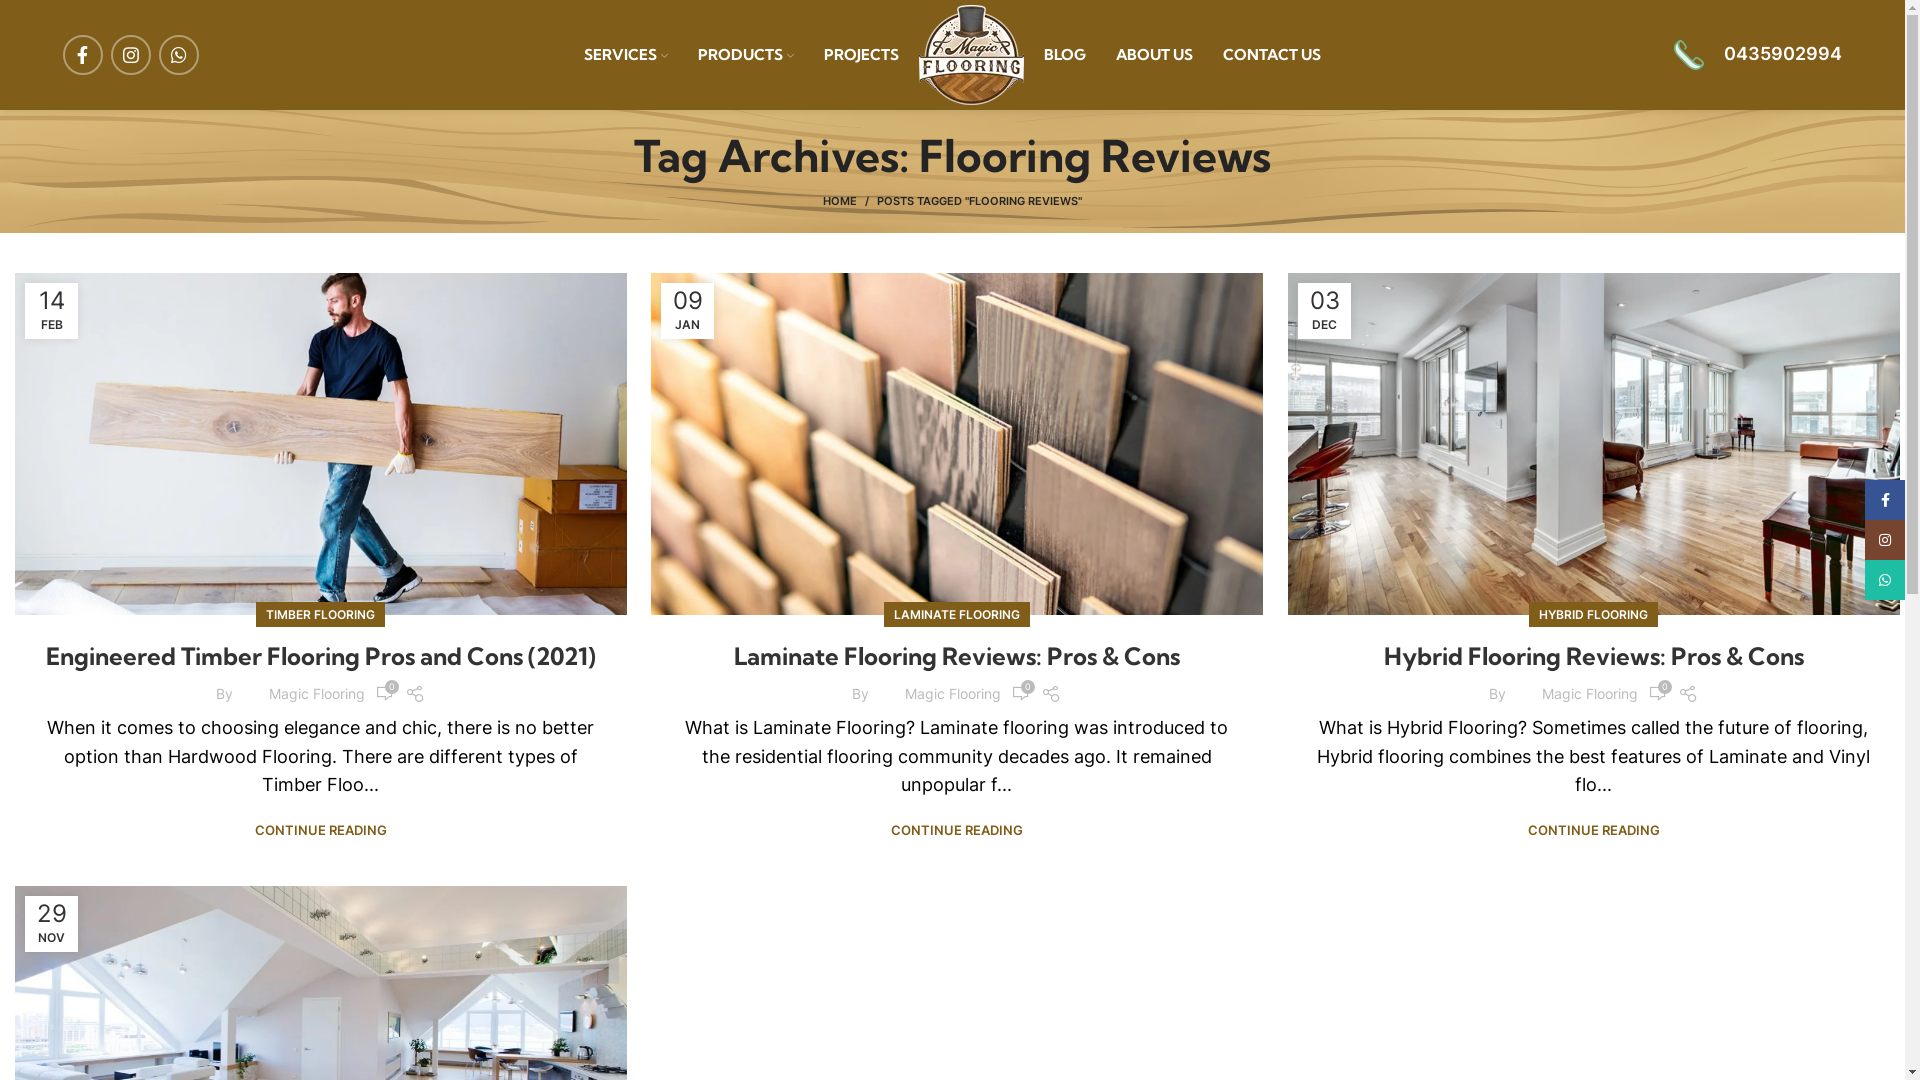 The image size is (1920, 1080). I want to click on 'ABOUT US', so click(1154, 53).